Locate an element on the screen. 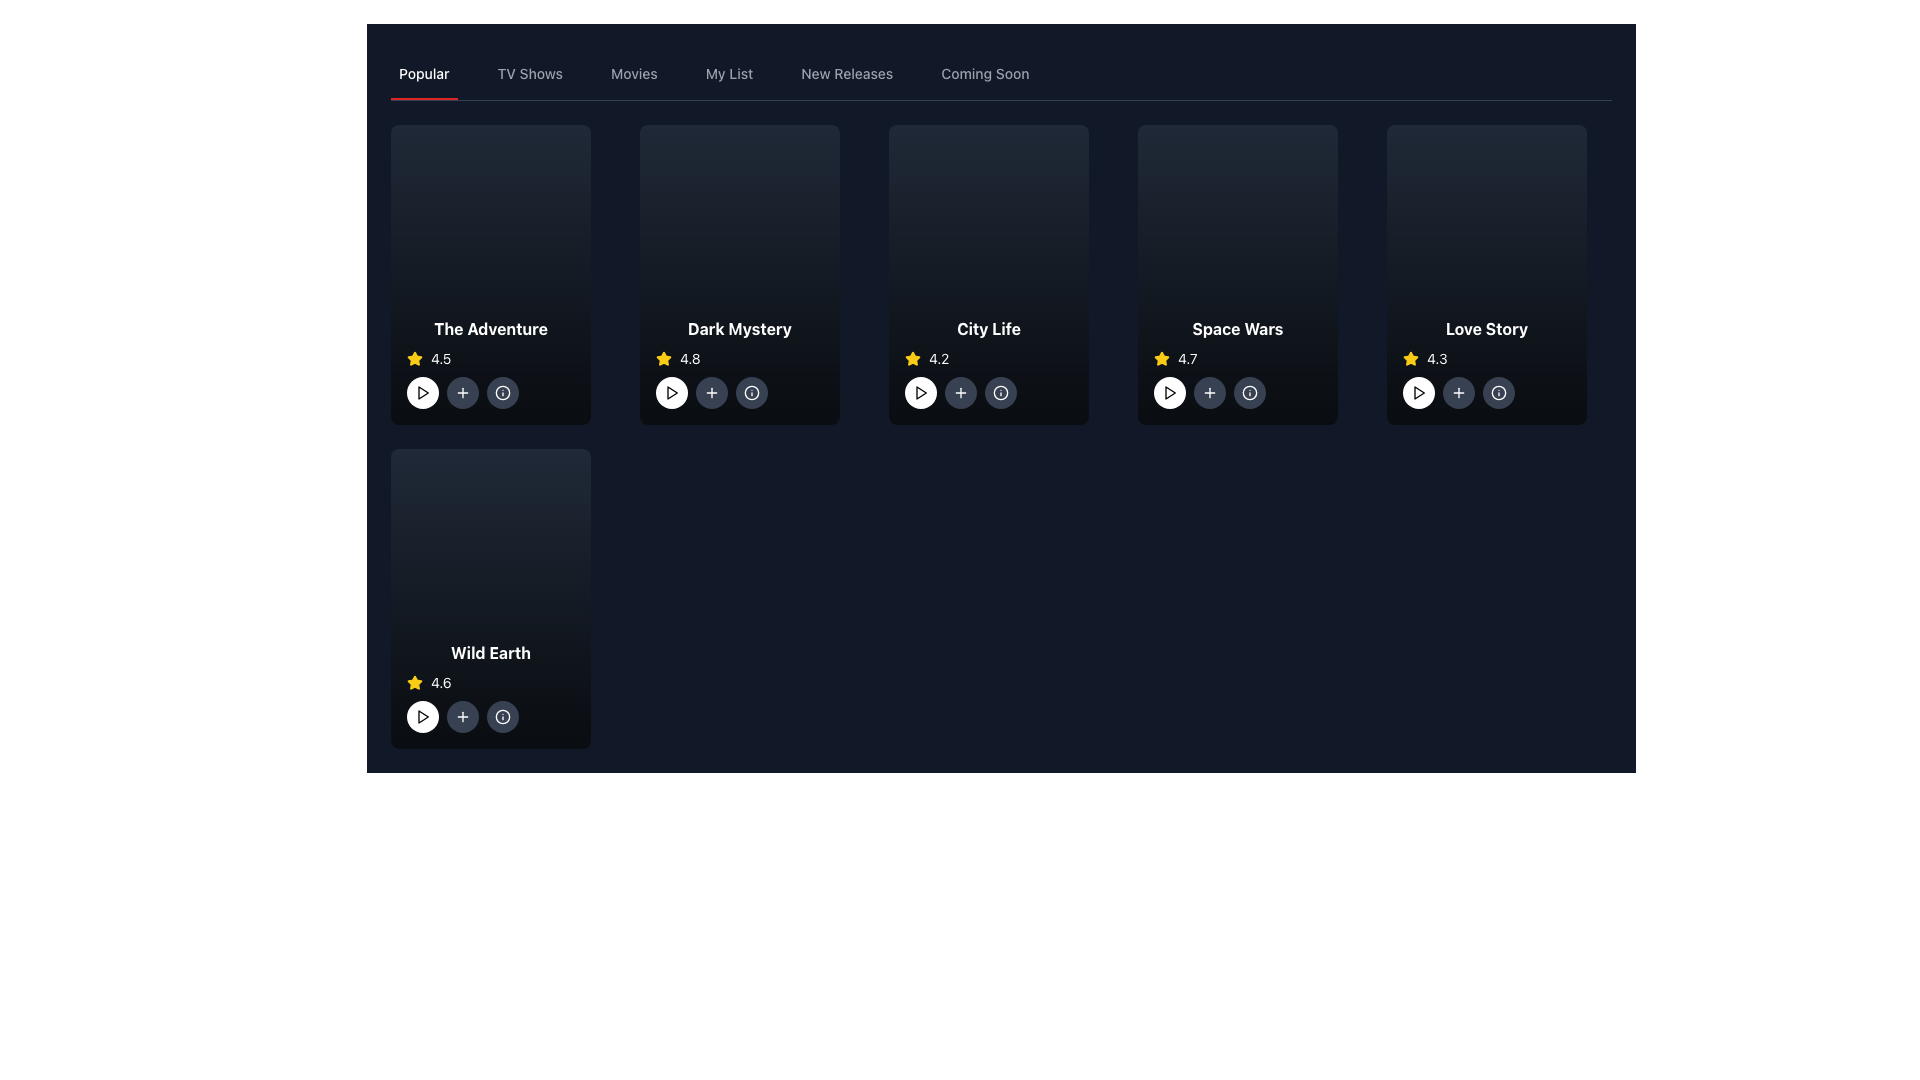 Image resolution: width=1920 pixels, height=1080 pixels. the circular SVG graphic element located in the center of the information icon within the 'Space Wars' card is located at coordinates (1248, 393).